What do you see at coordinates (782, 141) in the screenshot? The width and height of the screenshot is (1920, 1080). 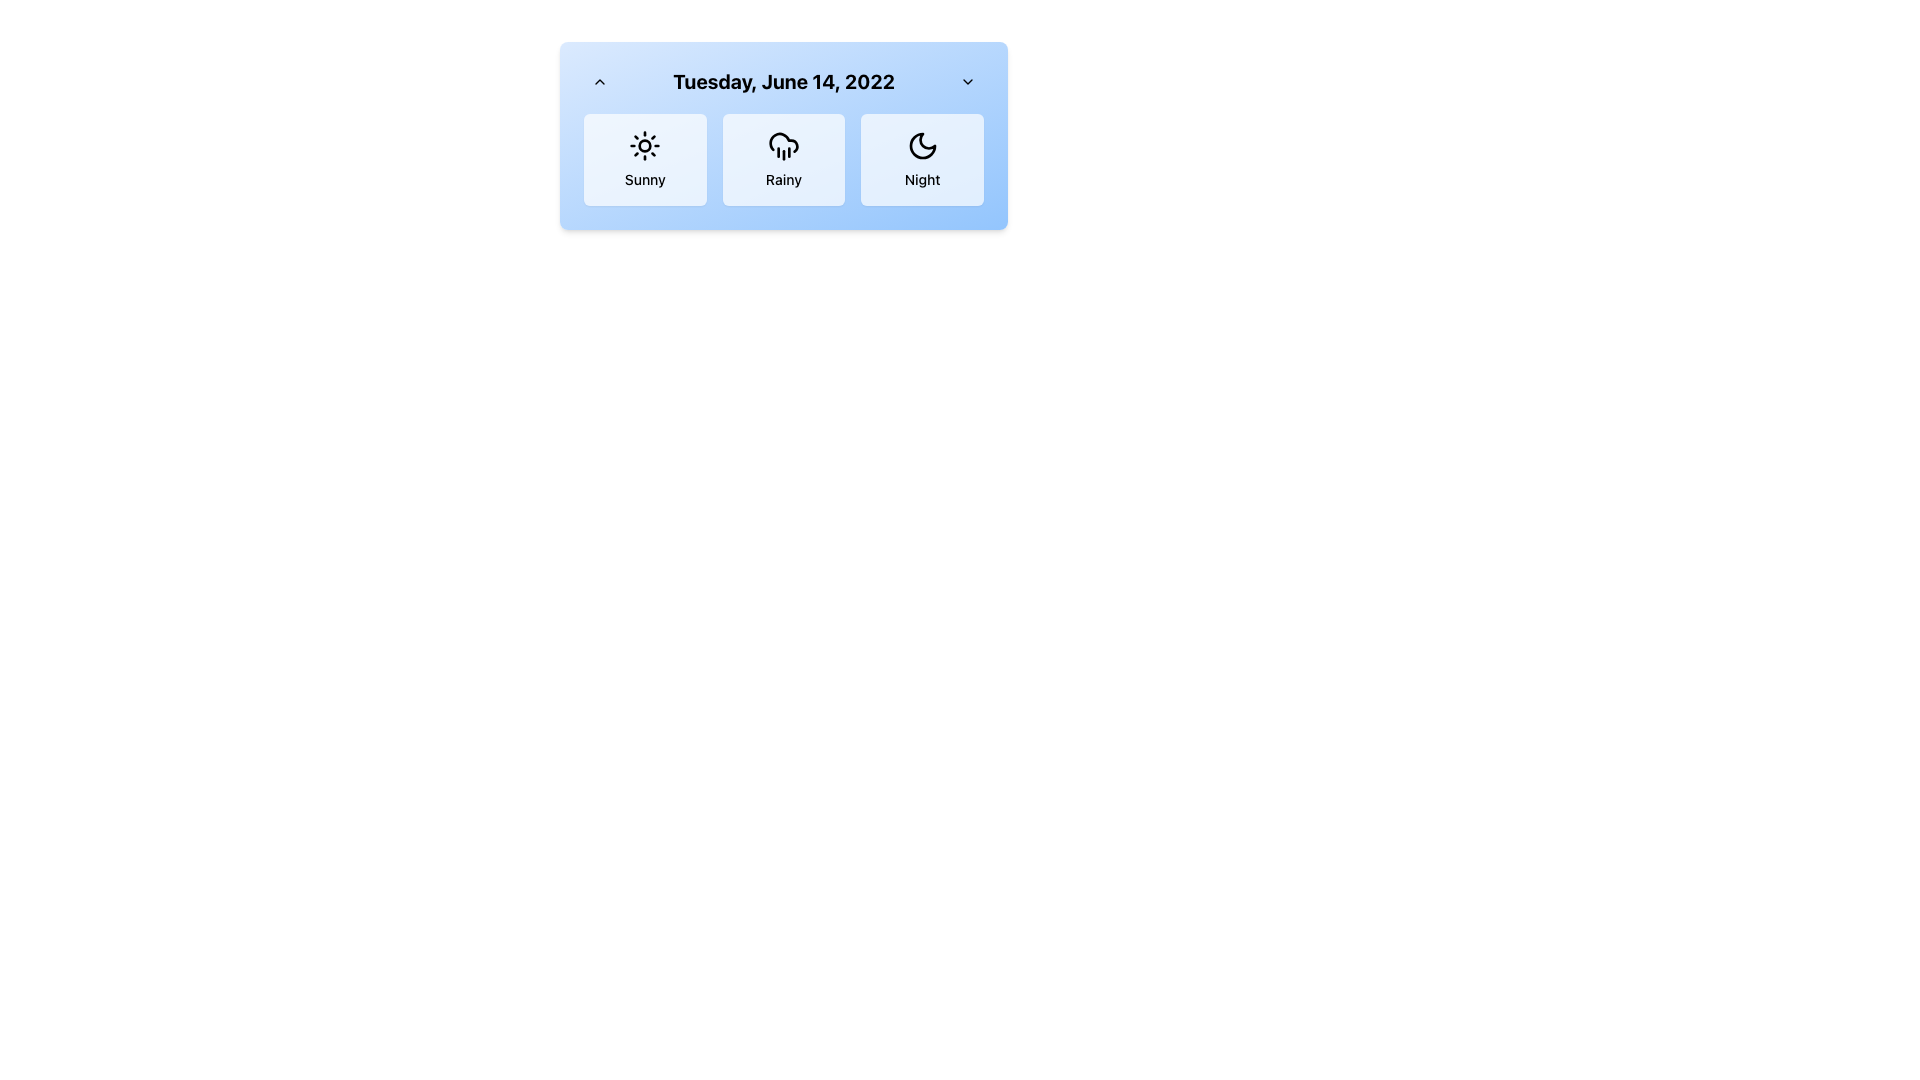 I see `the 'rainy' weather icon` at bounding box center [782, 141].